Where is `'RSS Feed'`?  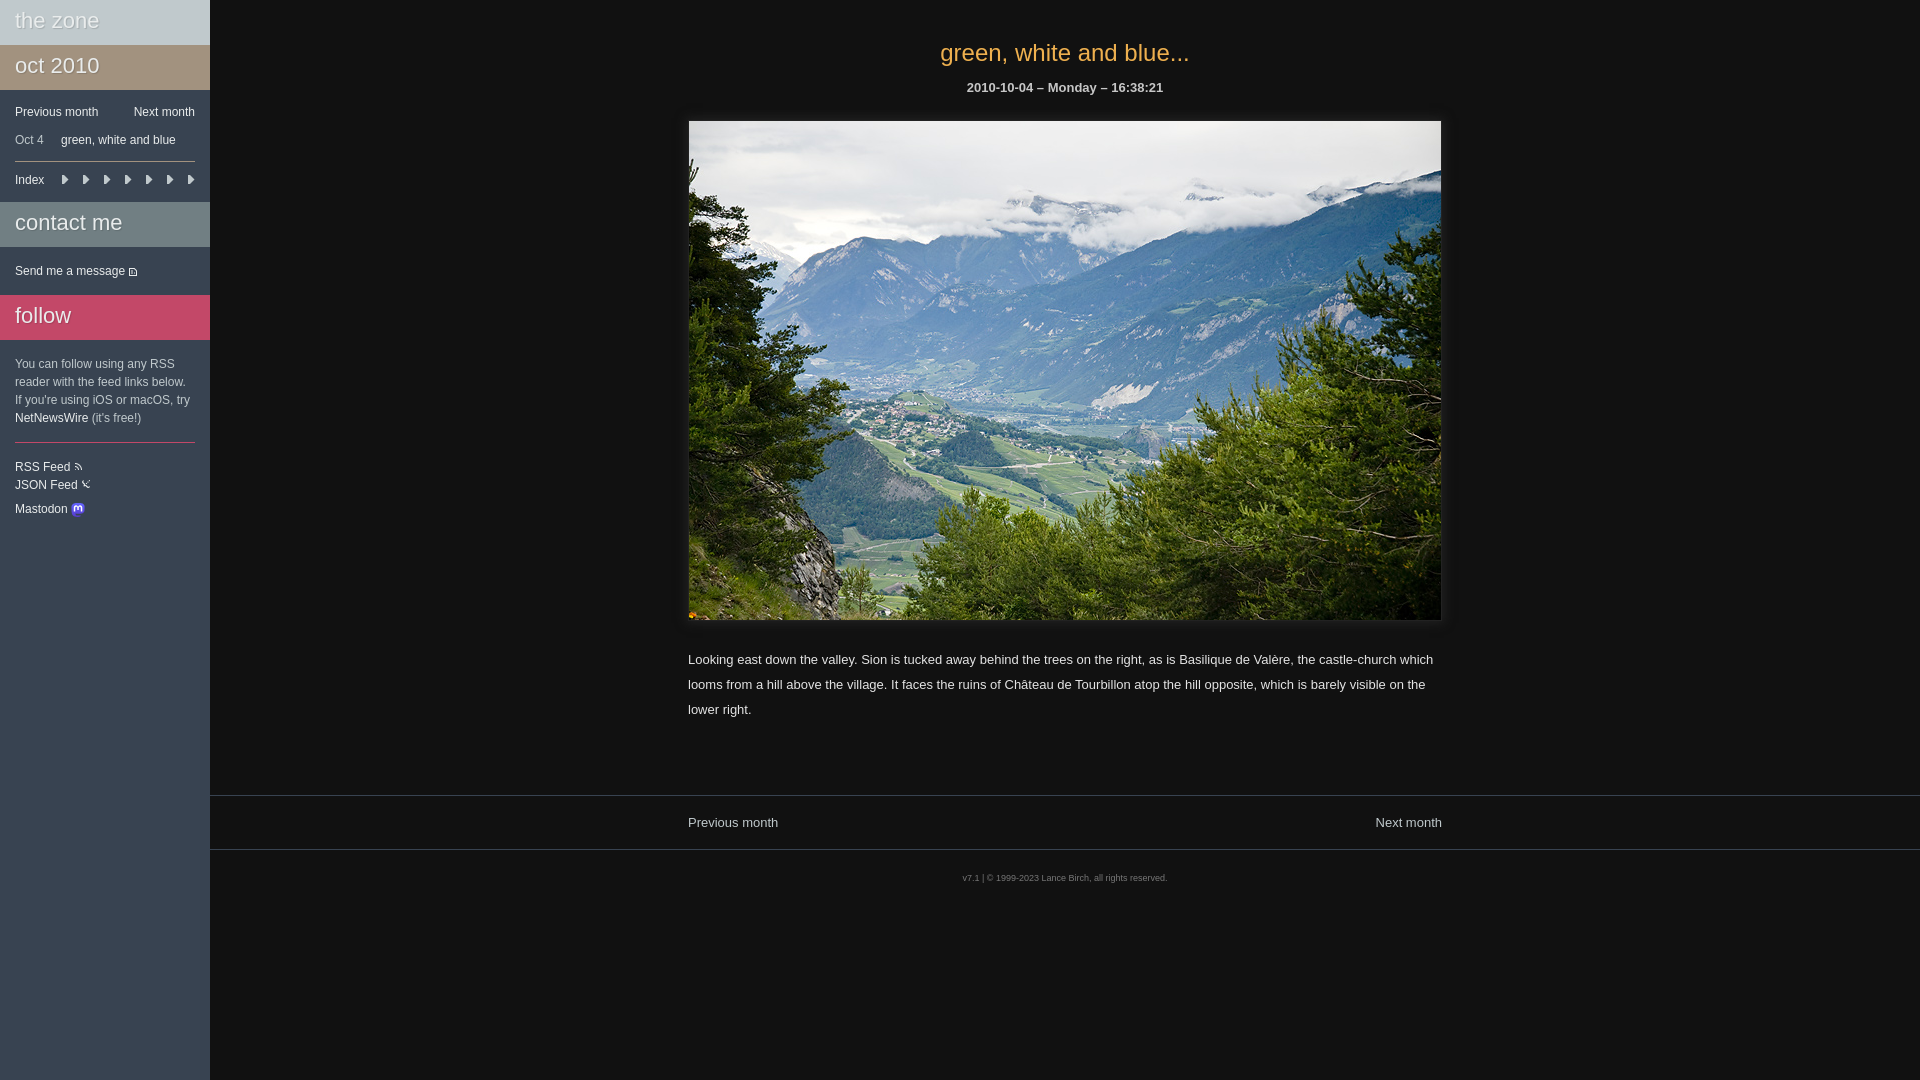 'RSS Feed' is located at coordinates (49, 466).